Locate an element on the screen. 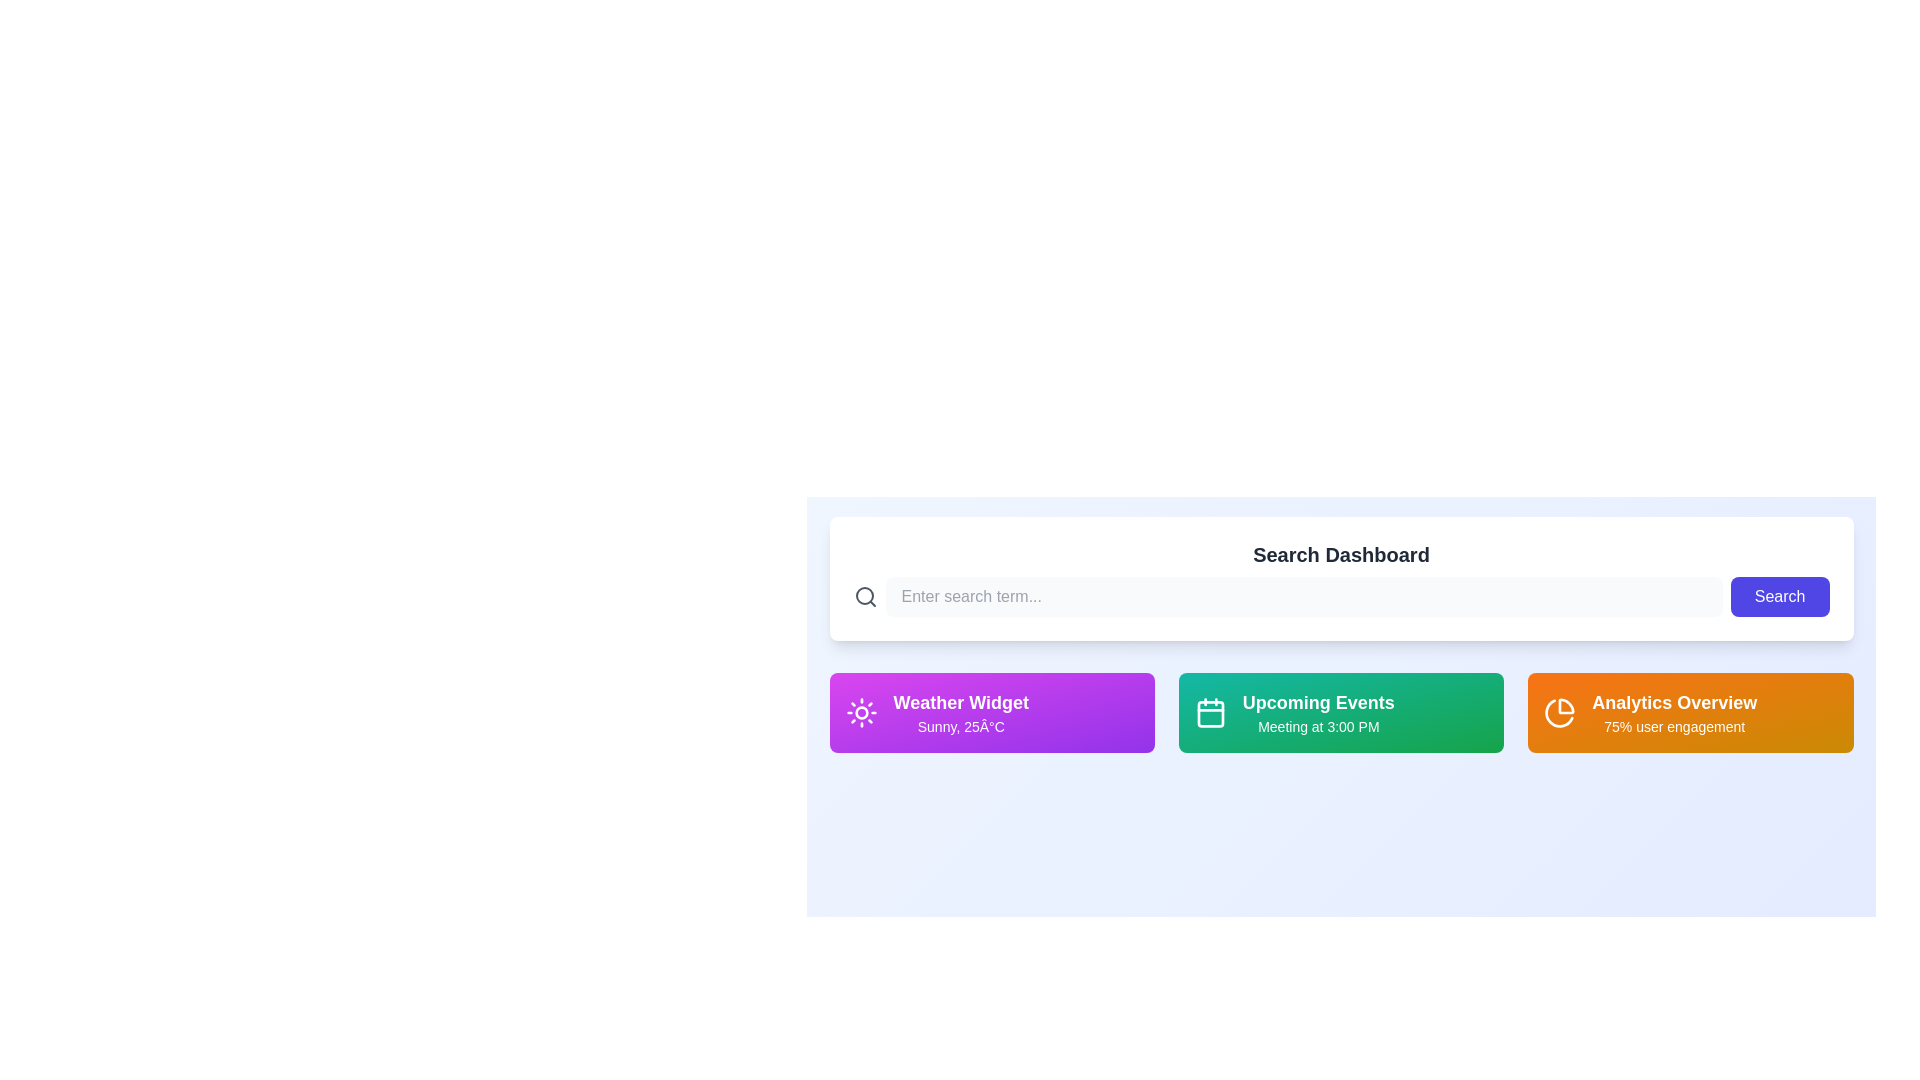 This screenshot has width=1920, height=1080. the weather information card, which is the first card in a row of three, displaying weather conditions and temperature is located at coordinates (992, 712).